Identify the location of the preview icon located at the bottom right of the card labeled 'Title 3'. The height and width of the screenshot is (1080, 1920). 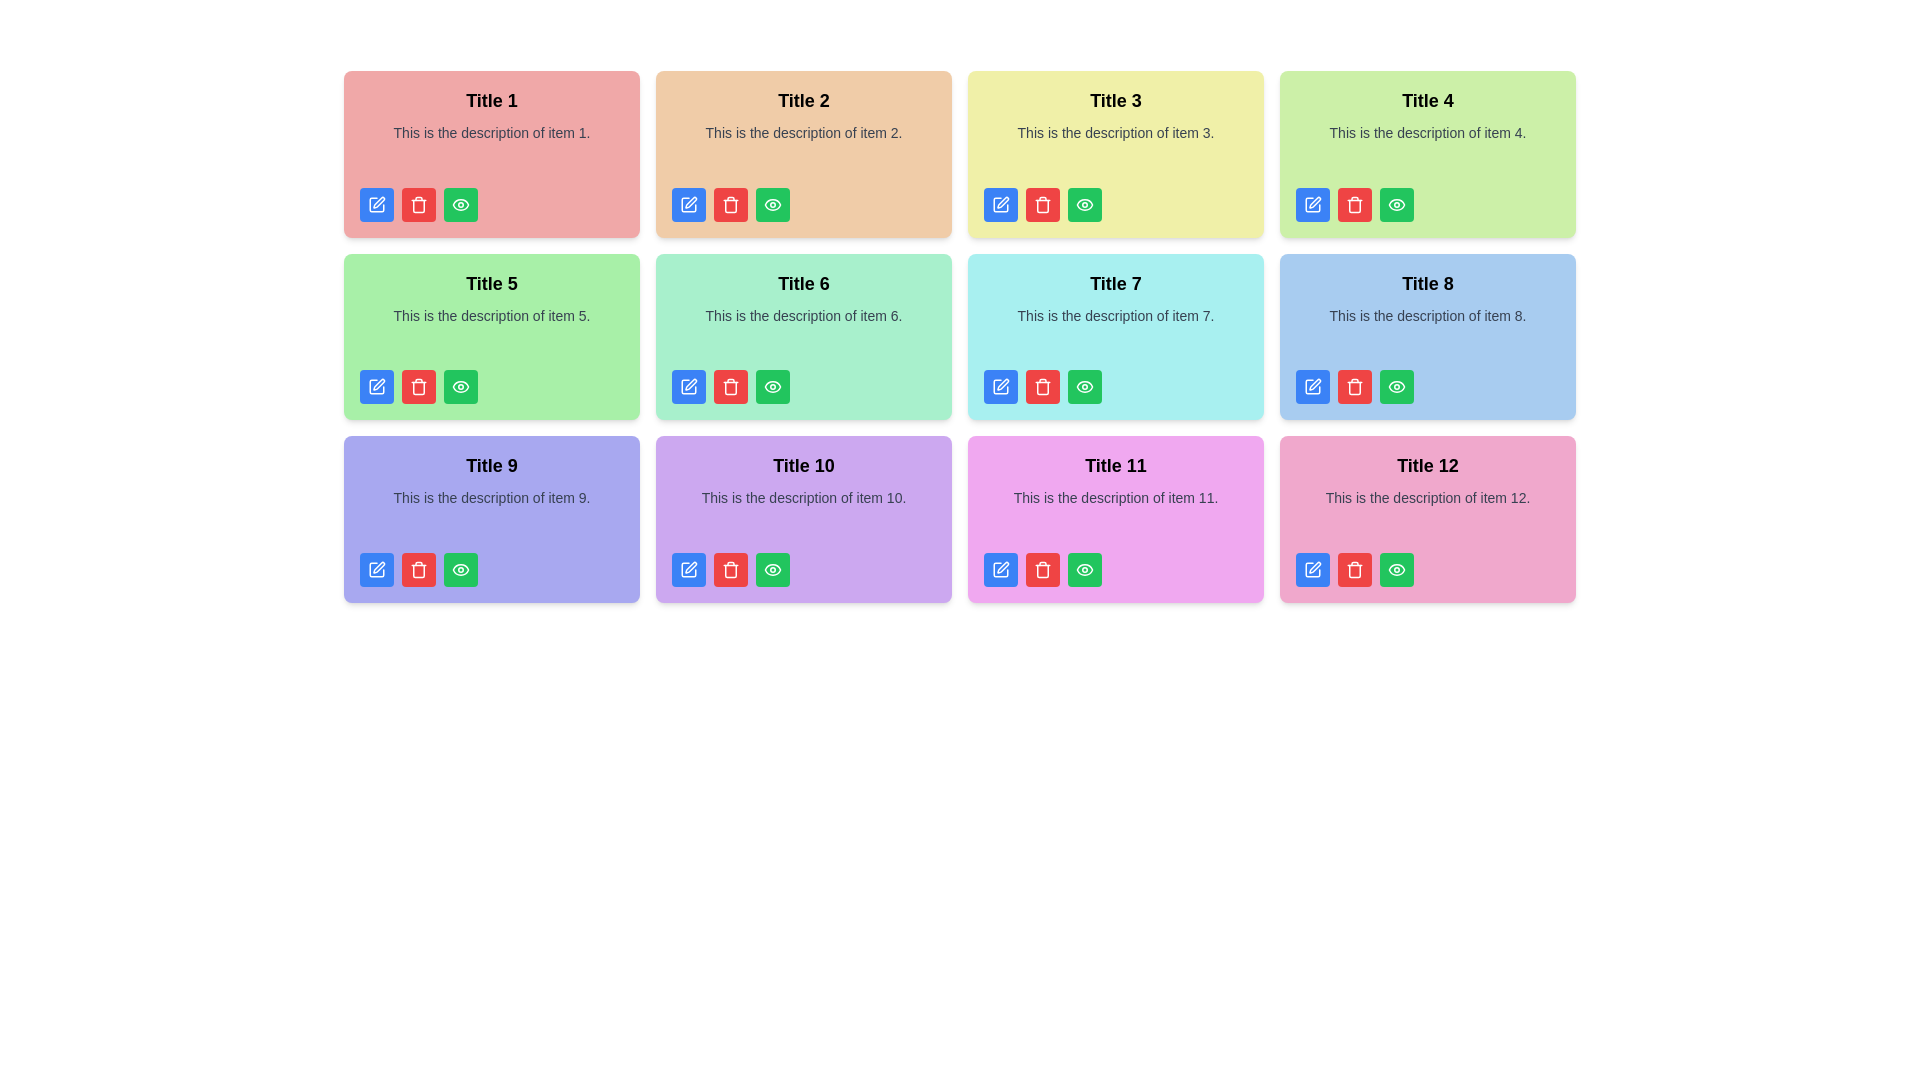
(1083, 204).